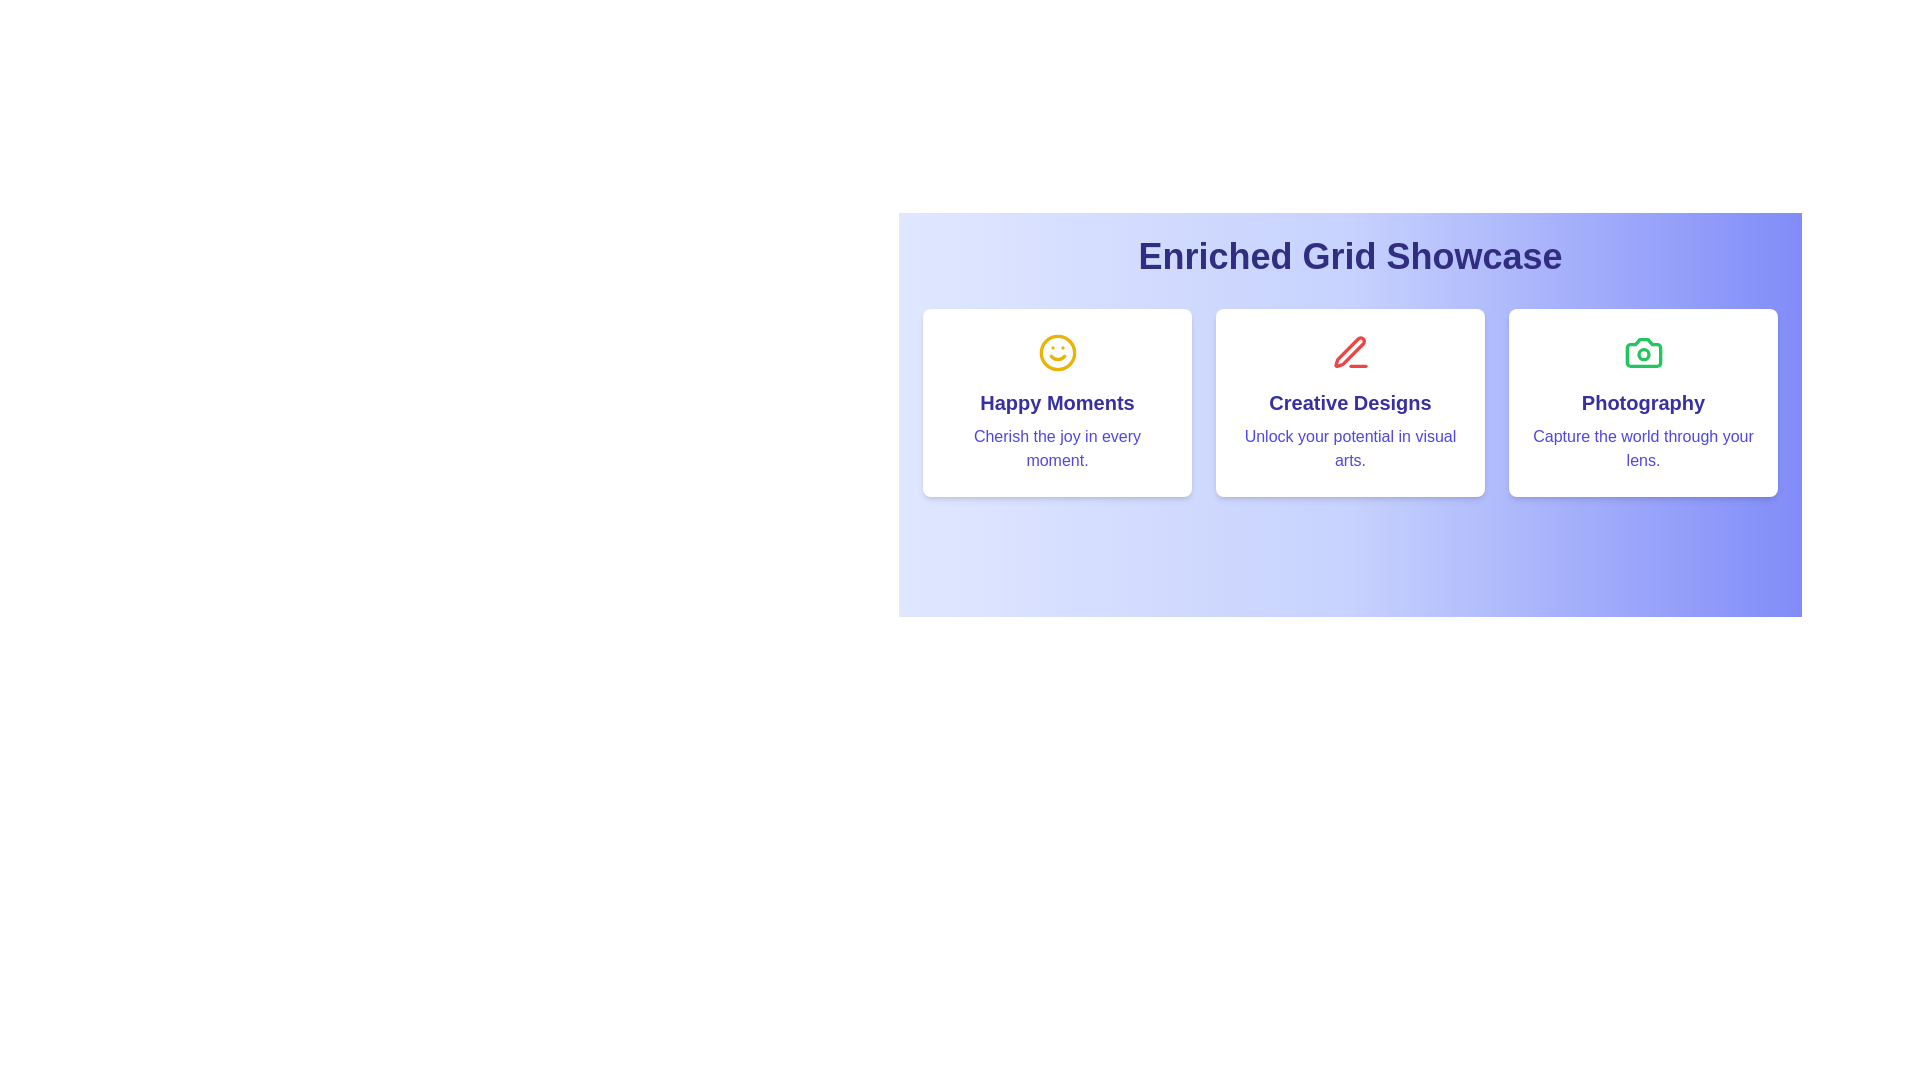 Image resolution: width=1920 pixels, height=1080 pixels. What do you see at coordinates (1350, 352) in the screenshot?
I see `the creativity or design icon located above the 'Creative Designs' text within the 'Creative Designs' card` at bounding box center [1350, 352].